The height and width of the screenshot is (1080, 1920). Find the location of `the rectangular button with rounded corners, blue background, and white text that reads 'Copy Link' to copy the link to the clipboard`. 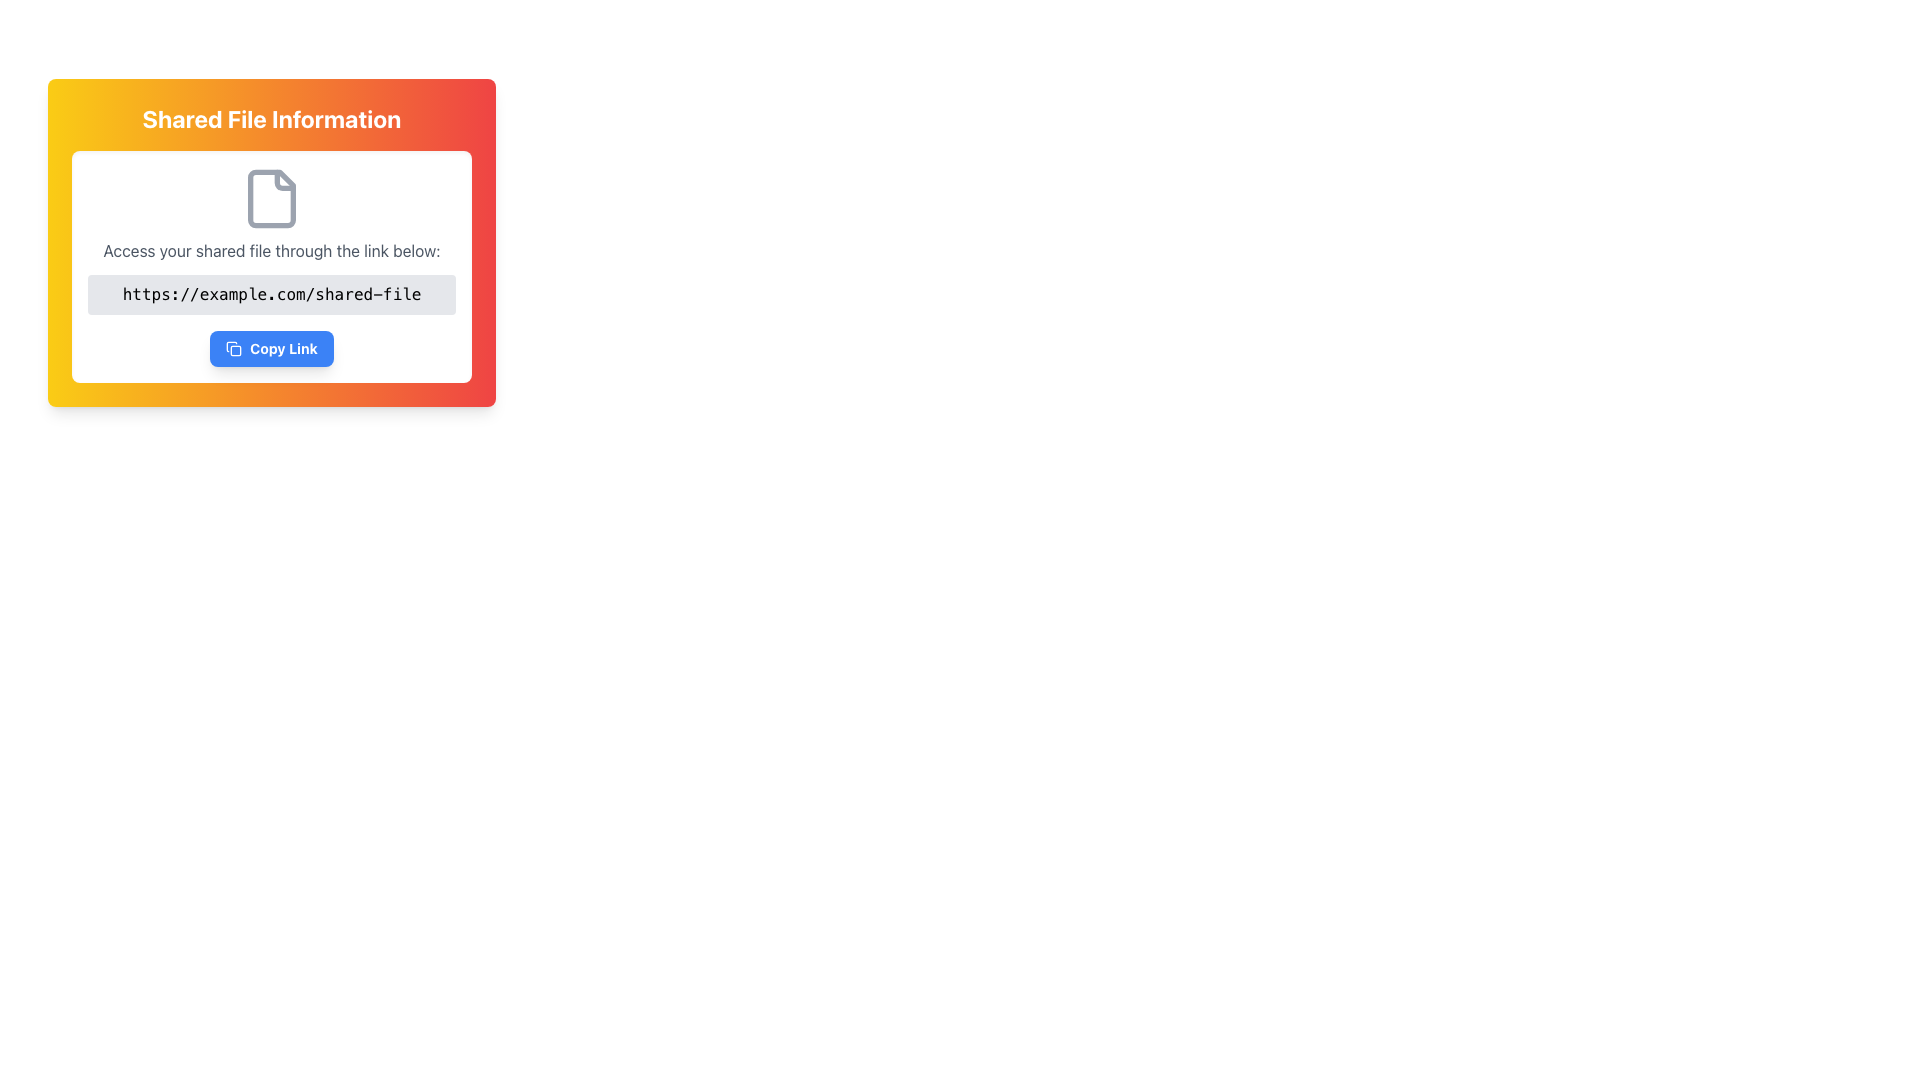

the rectangular button with rounded corners, blue background, and white text that reads 'Copy Link' to copy the link to the clipboard is located at coordinates (271, 347).